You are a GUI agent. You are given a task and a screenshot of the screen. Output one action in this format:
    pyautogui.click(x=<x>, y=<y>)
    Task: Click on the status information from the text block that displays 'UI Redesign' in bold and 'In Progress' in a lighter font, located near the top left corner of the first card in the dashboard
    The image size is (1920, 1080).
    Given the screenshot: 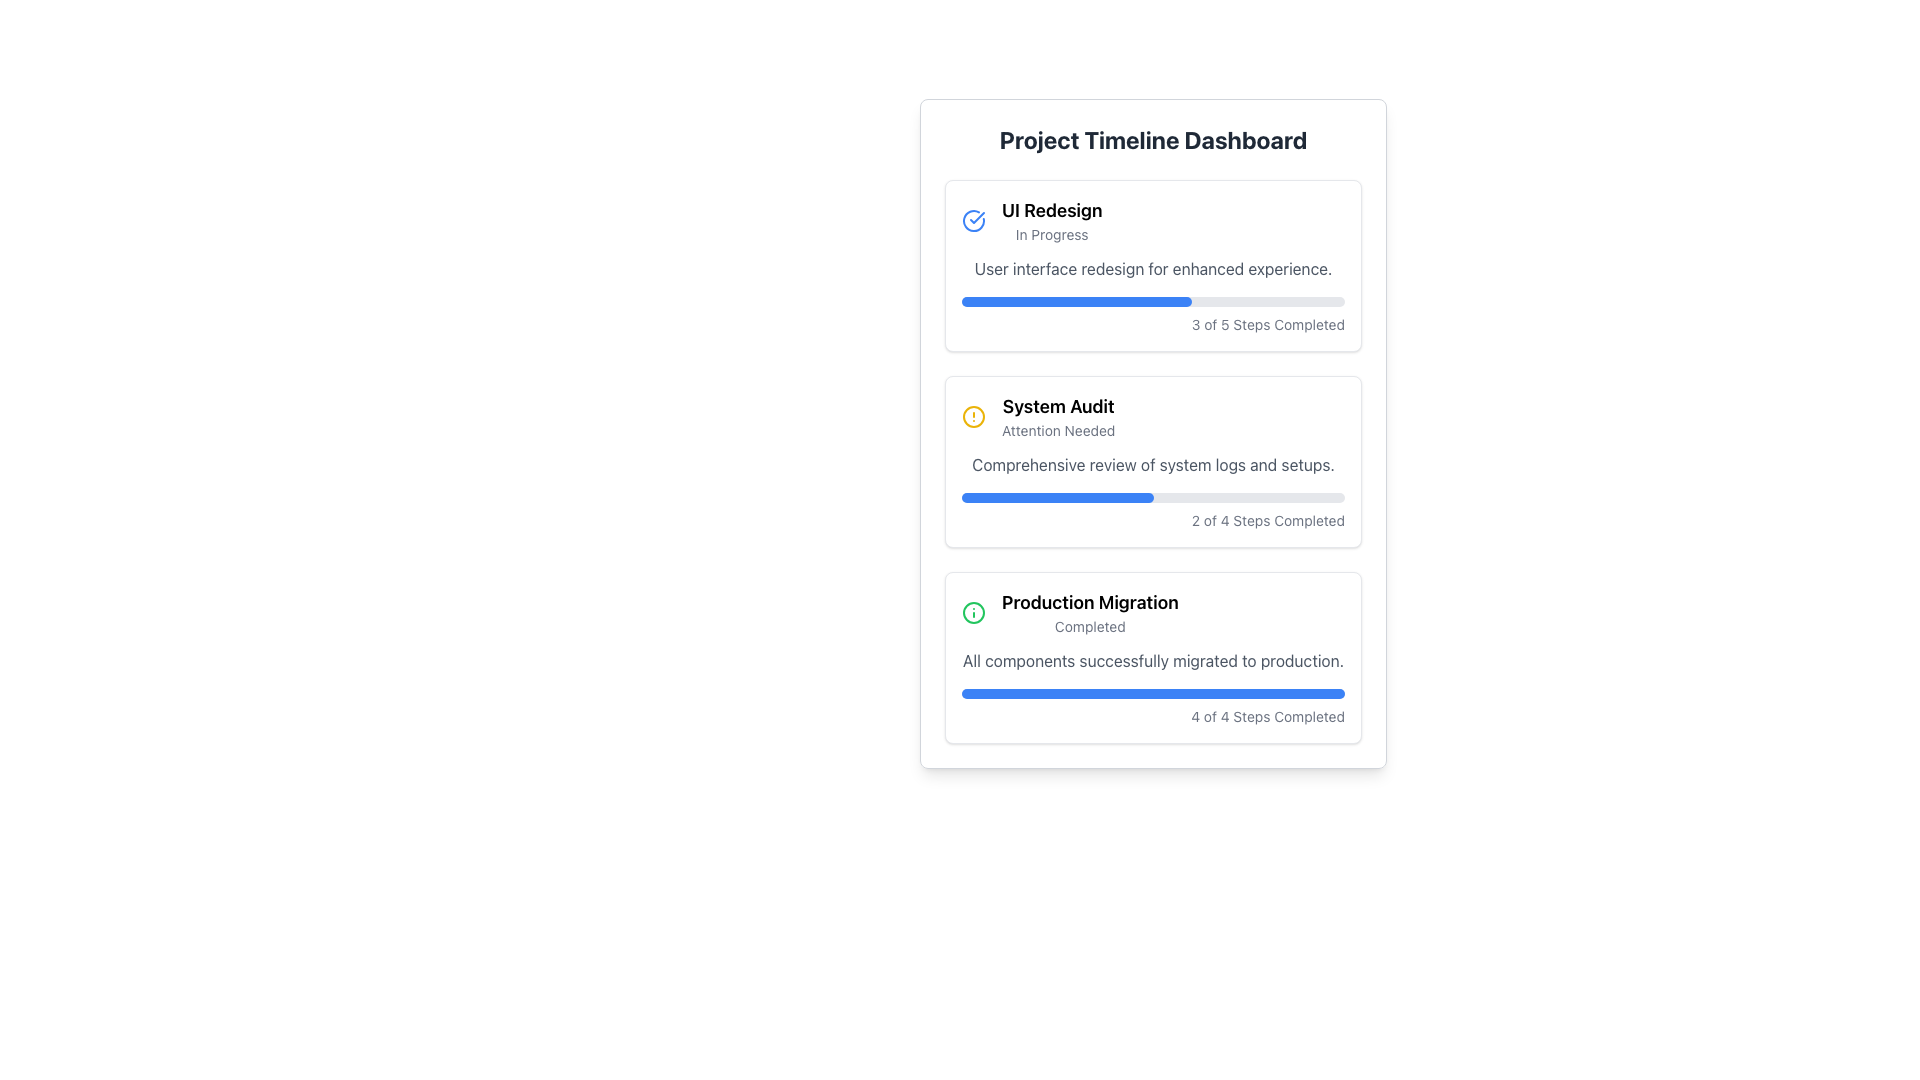 What is the action you would take?
    pyautogui.click(x=1051, y=220)
    